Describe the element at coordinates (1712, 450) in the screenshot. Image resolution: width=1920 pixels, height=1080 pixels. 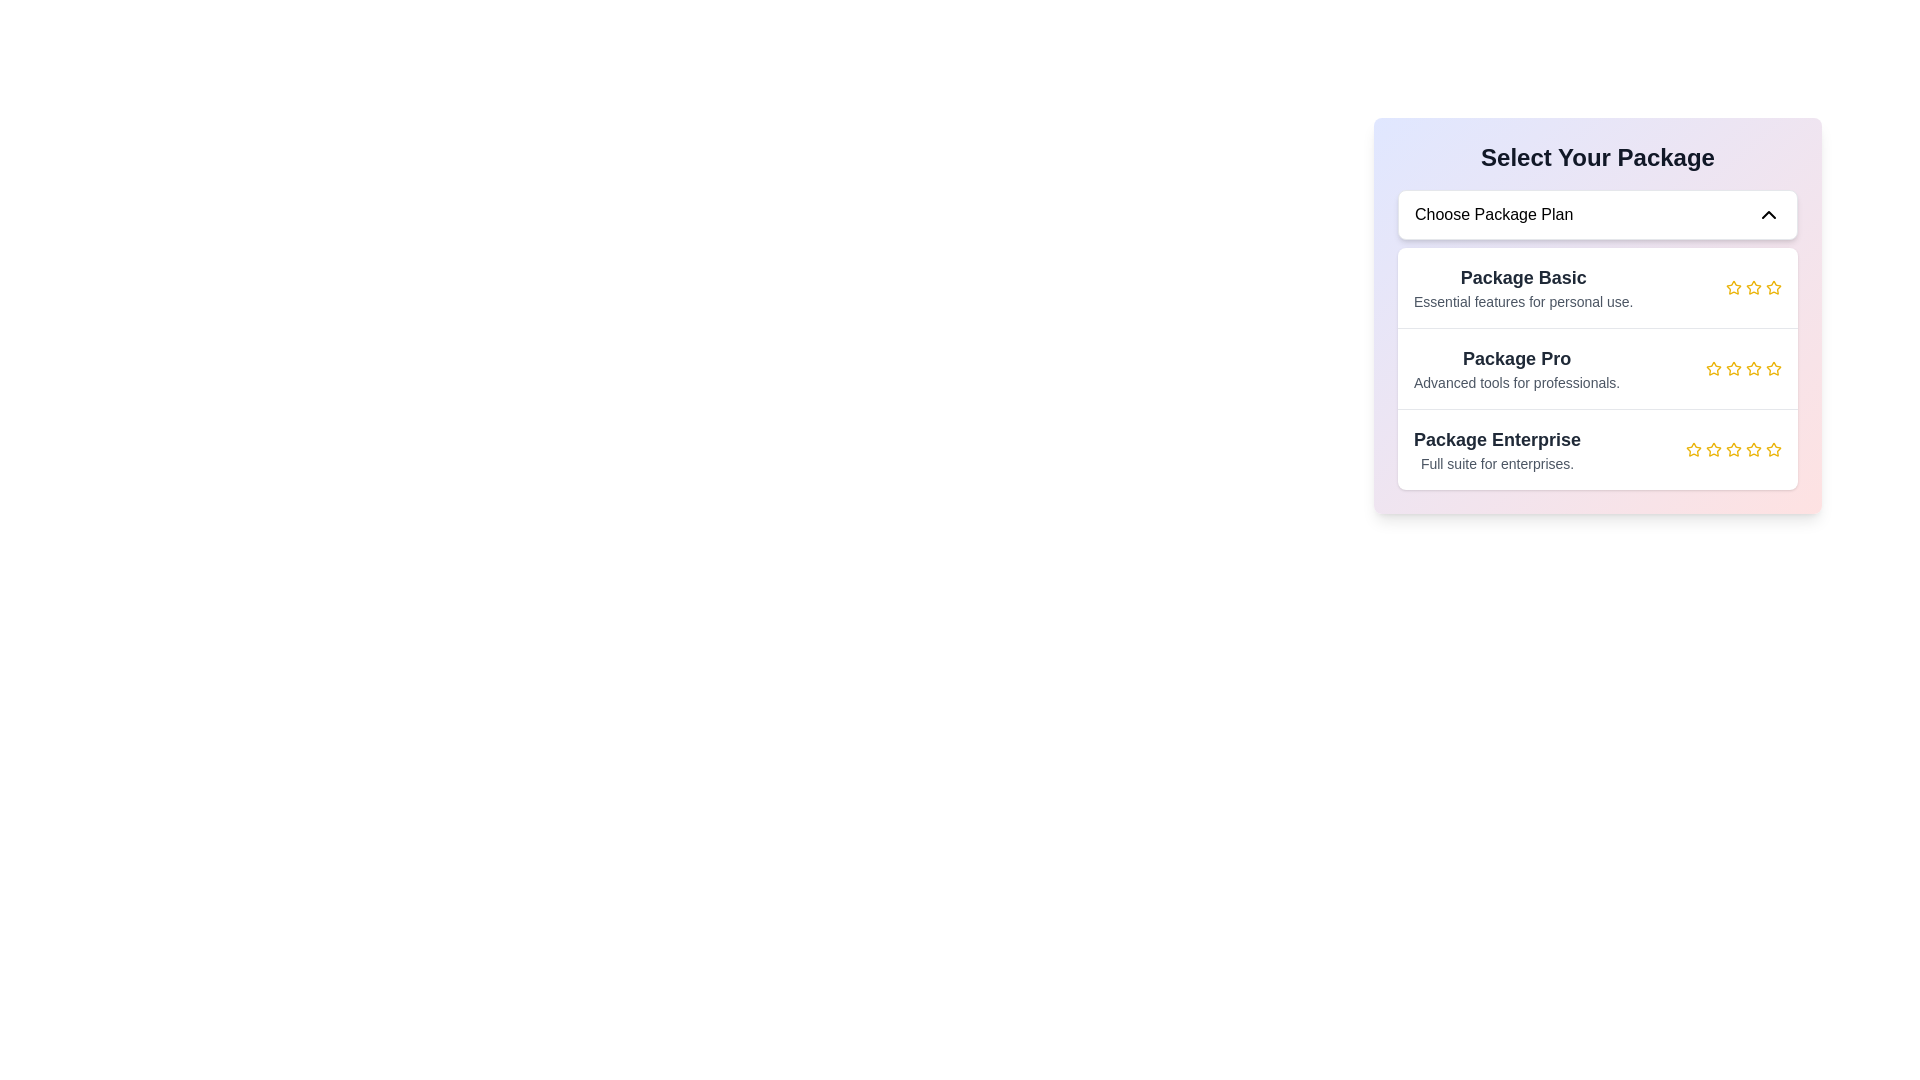
I see `the third star icon in the five-star rating system for the 'Package Enterprise' option in the 'Select Your Package' section` at that location.